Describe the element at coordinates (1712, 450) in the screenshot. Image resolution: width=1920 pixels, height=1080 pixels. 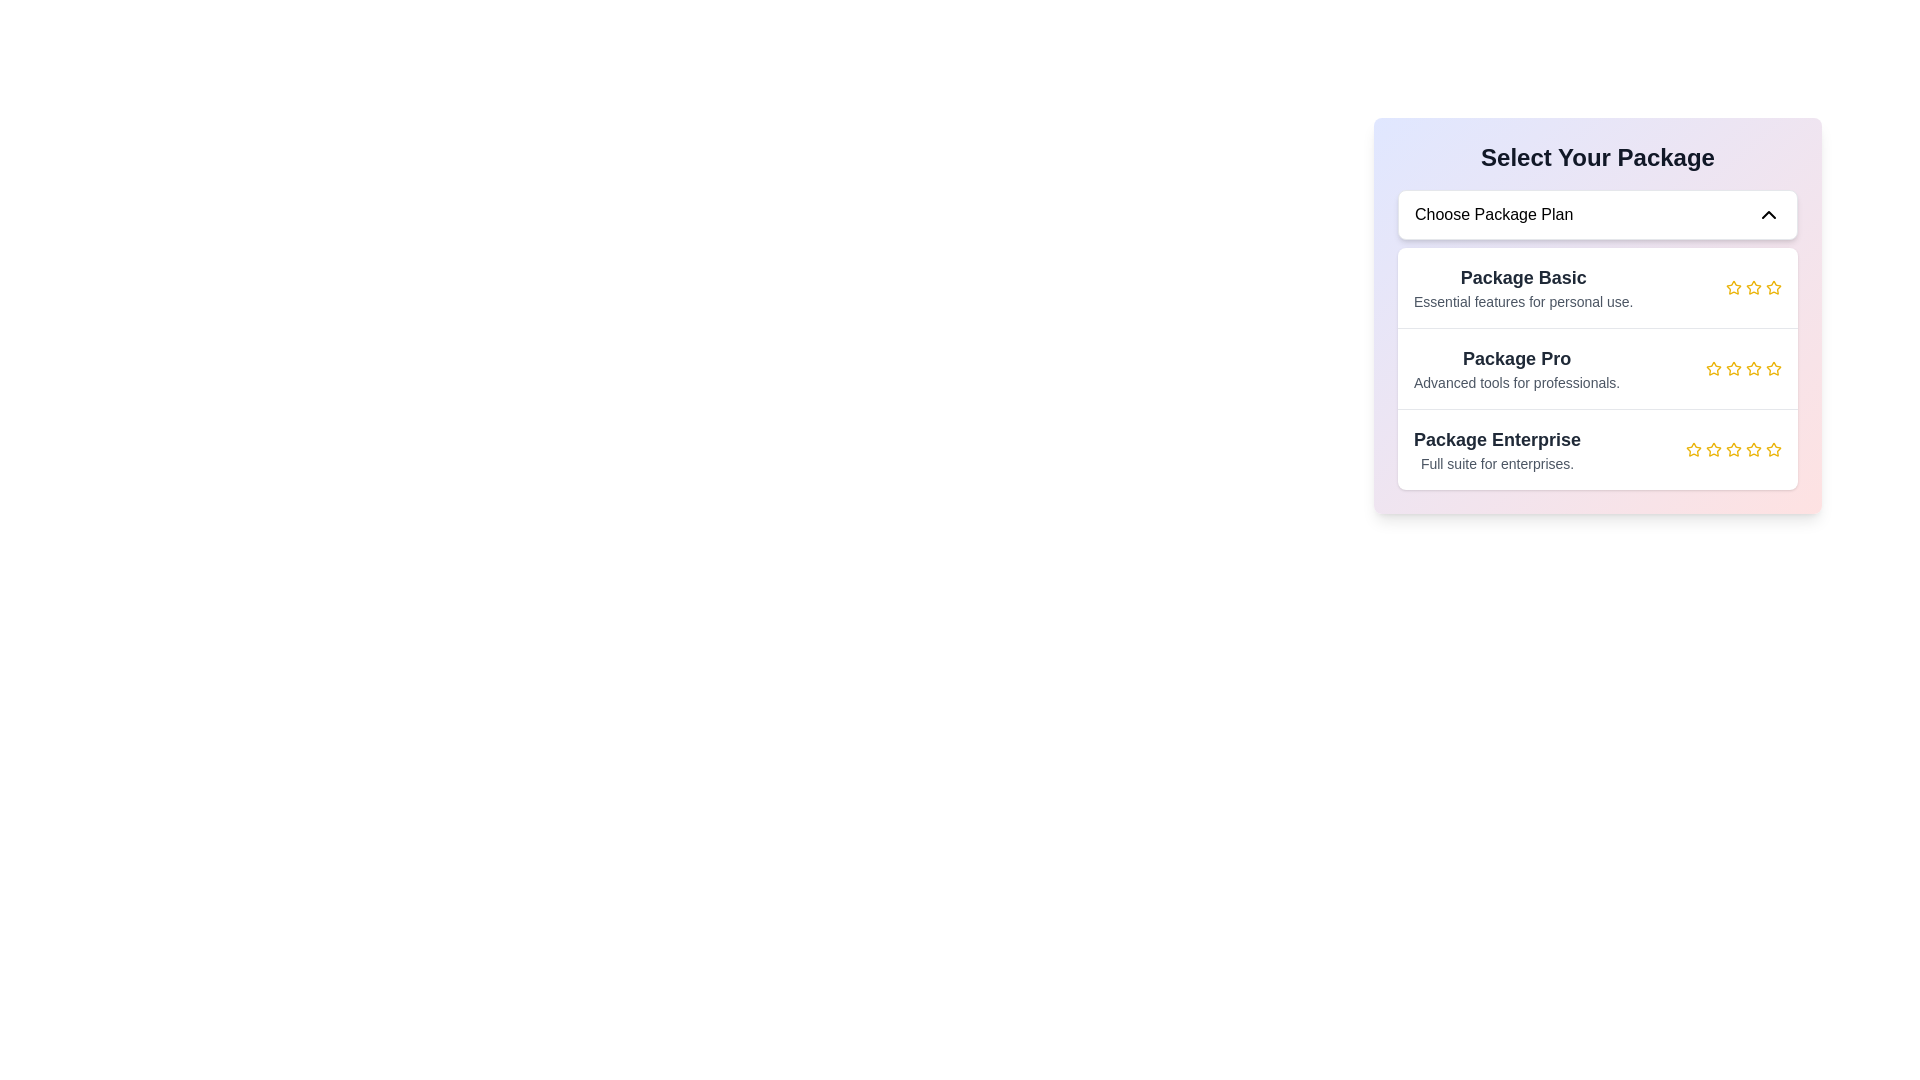
I see `the third star icon in the five-star rating system for the 'Package Enterprise' option in the 'Select Your Package' section` at that location.